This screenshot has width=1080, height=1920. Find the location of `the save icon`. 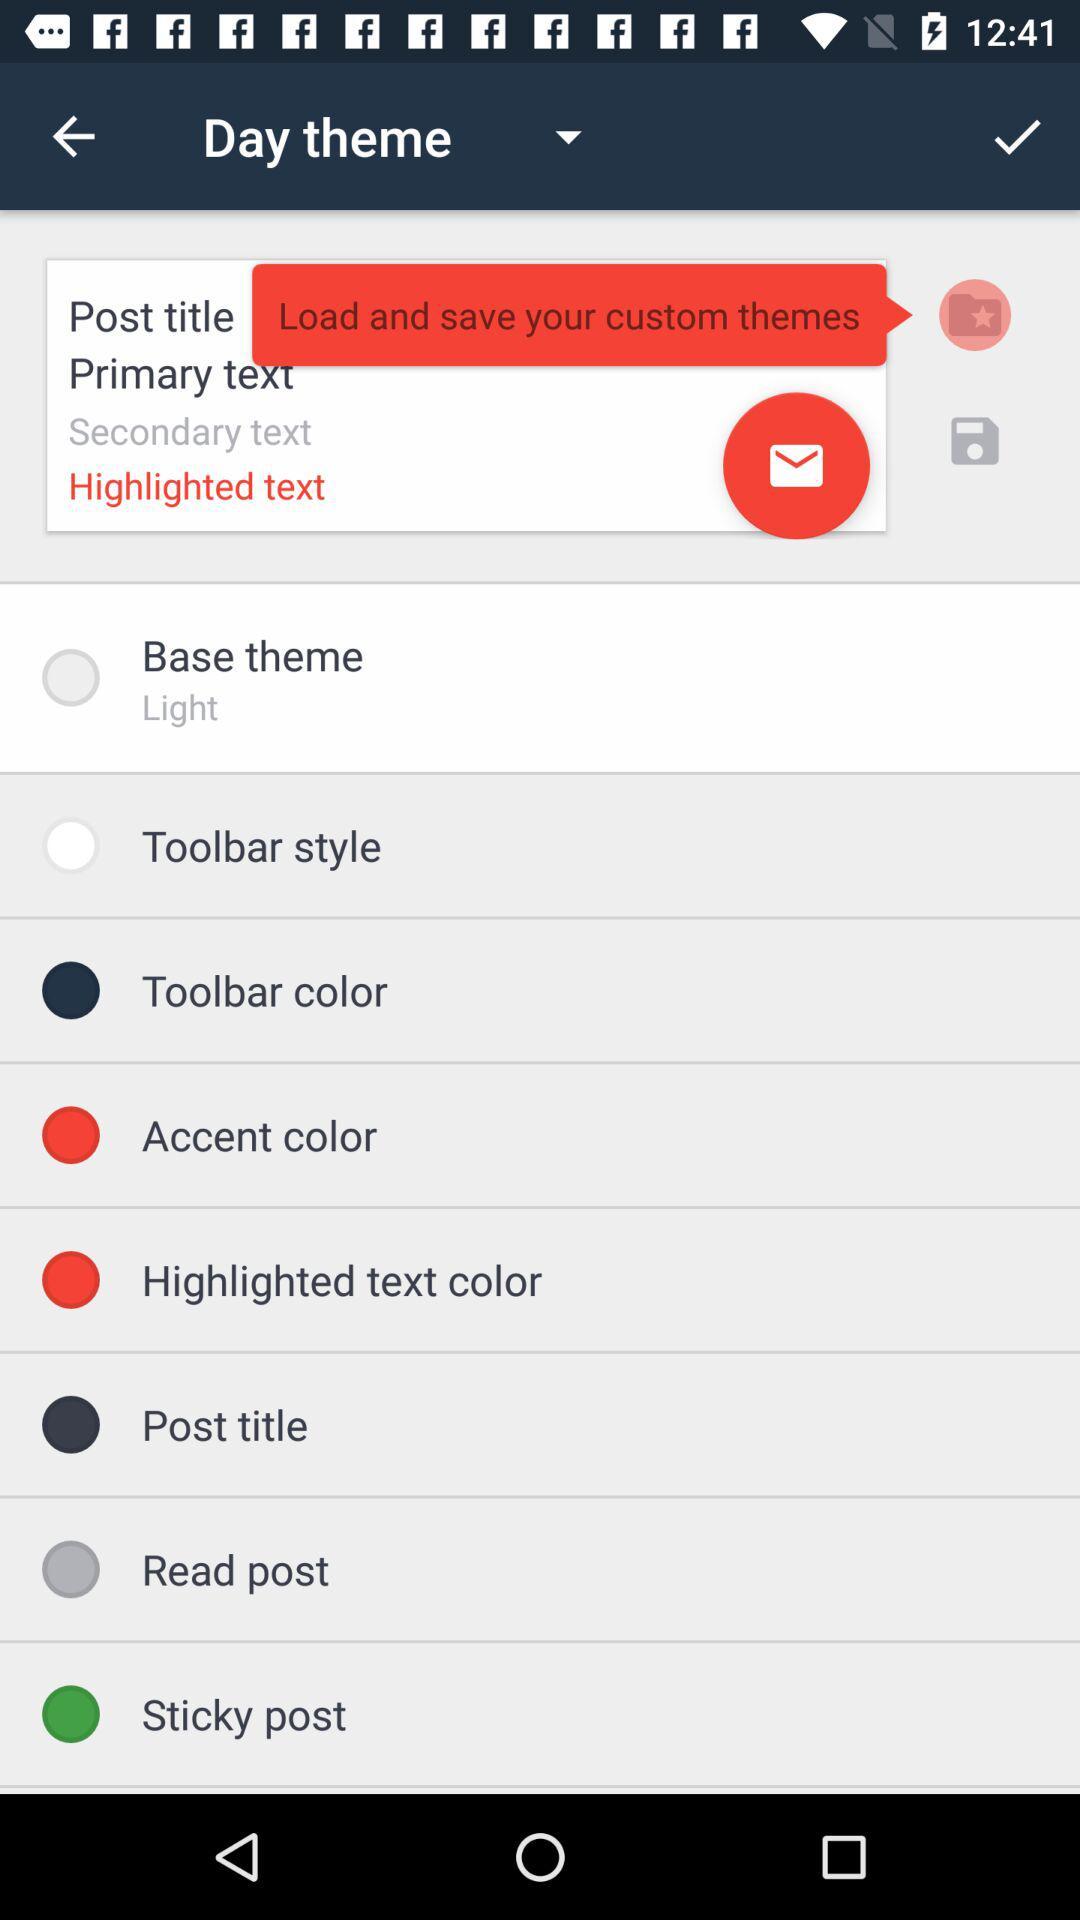

the save icon is located at coordinates (974, 440).